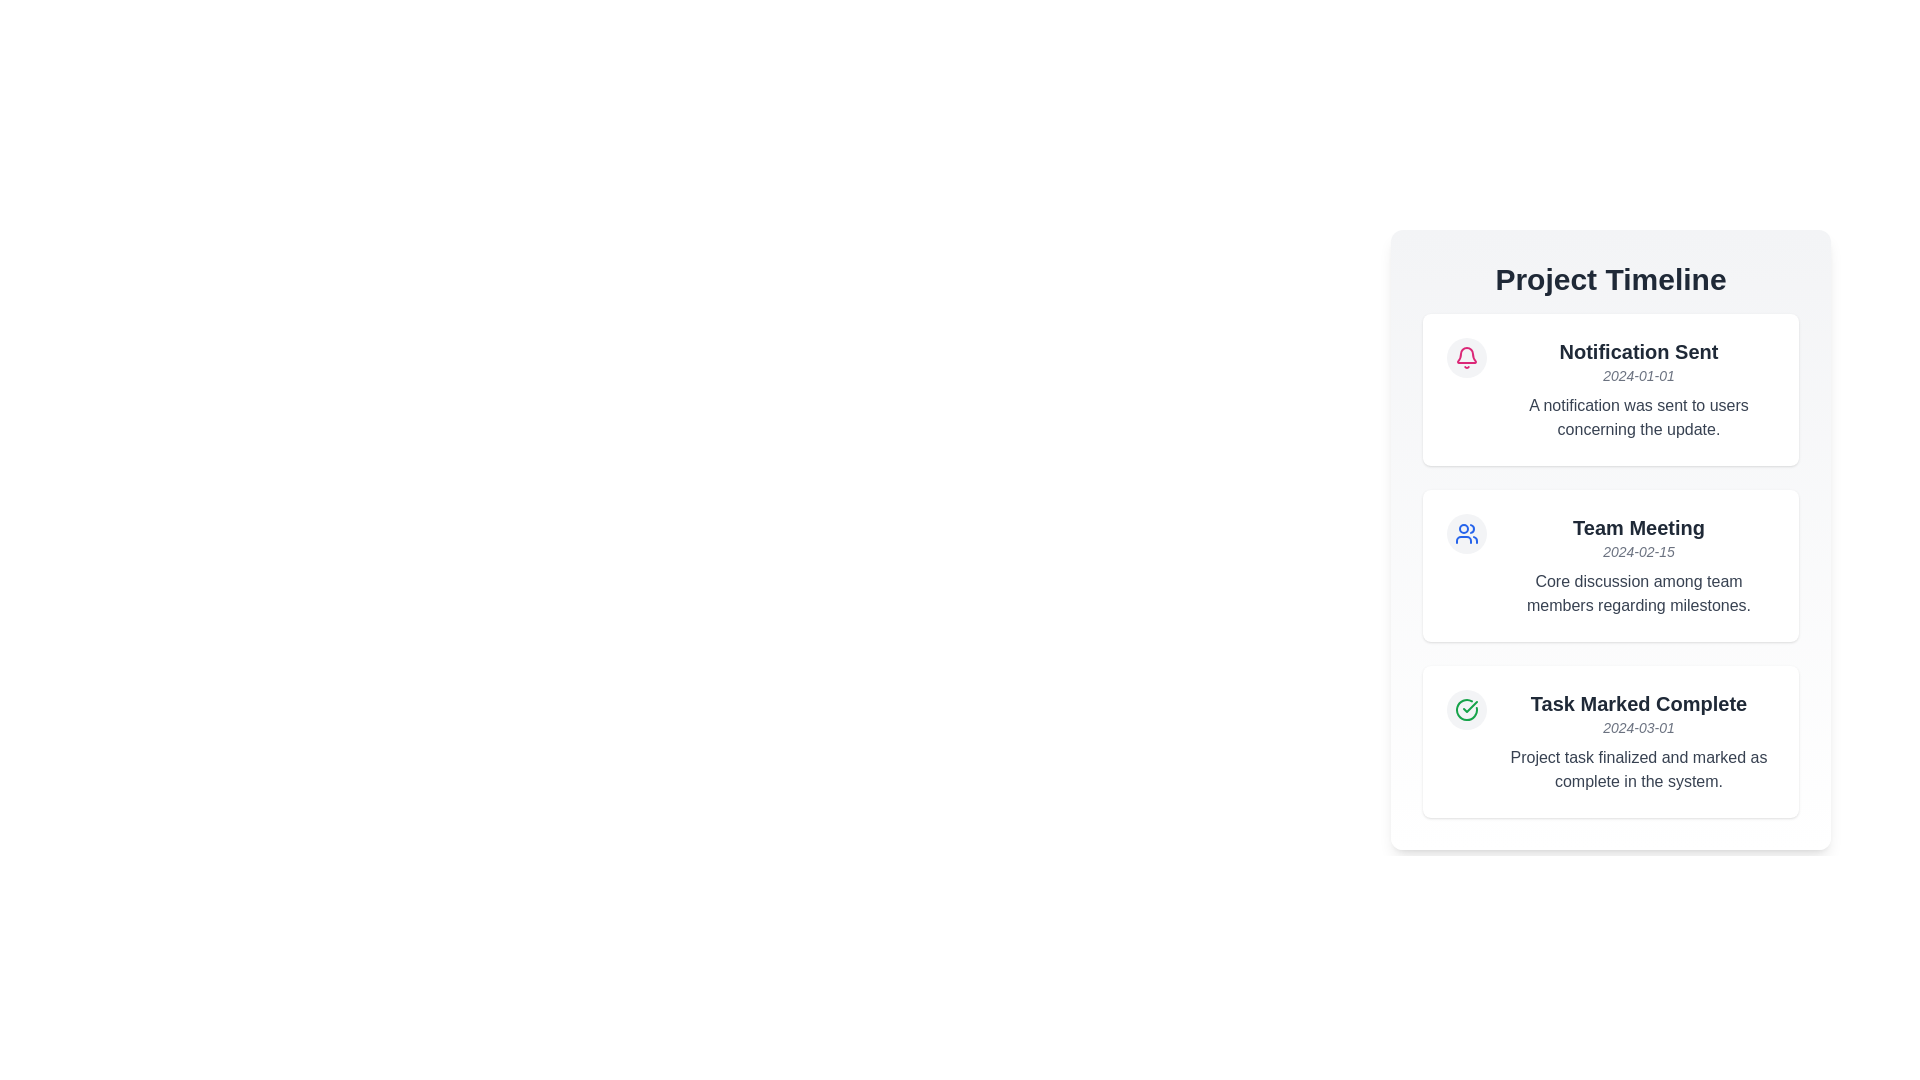 Image resolution: width=1920 pixels, height=1080 pixels. What do you see at coordinates (1638, 350) in the screenshot?
I see `the text label that reads 'Notification Sent', which is styled in bold and large font, indicating significant information in a vertically aligned timeline interface` at bounding box center [1638, 350].